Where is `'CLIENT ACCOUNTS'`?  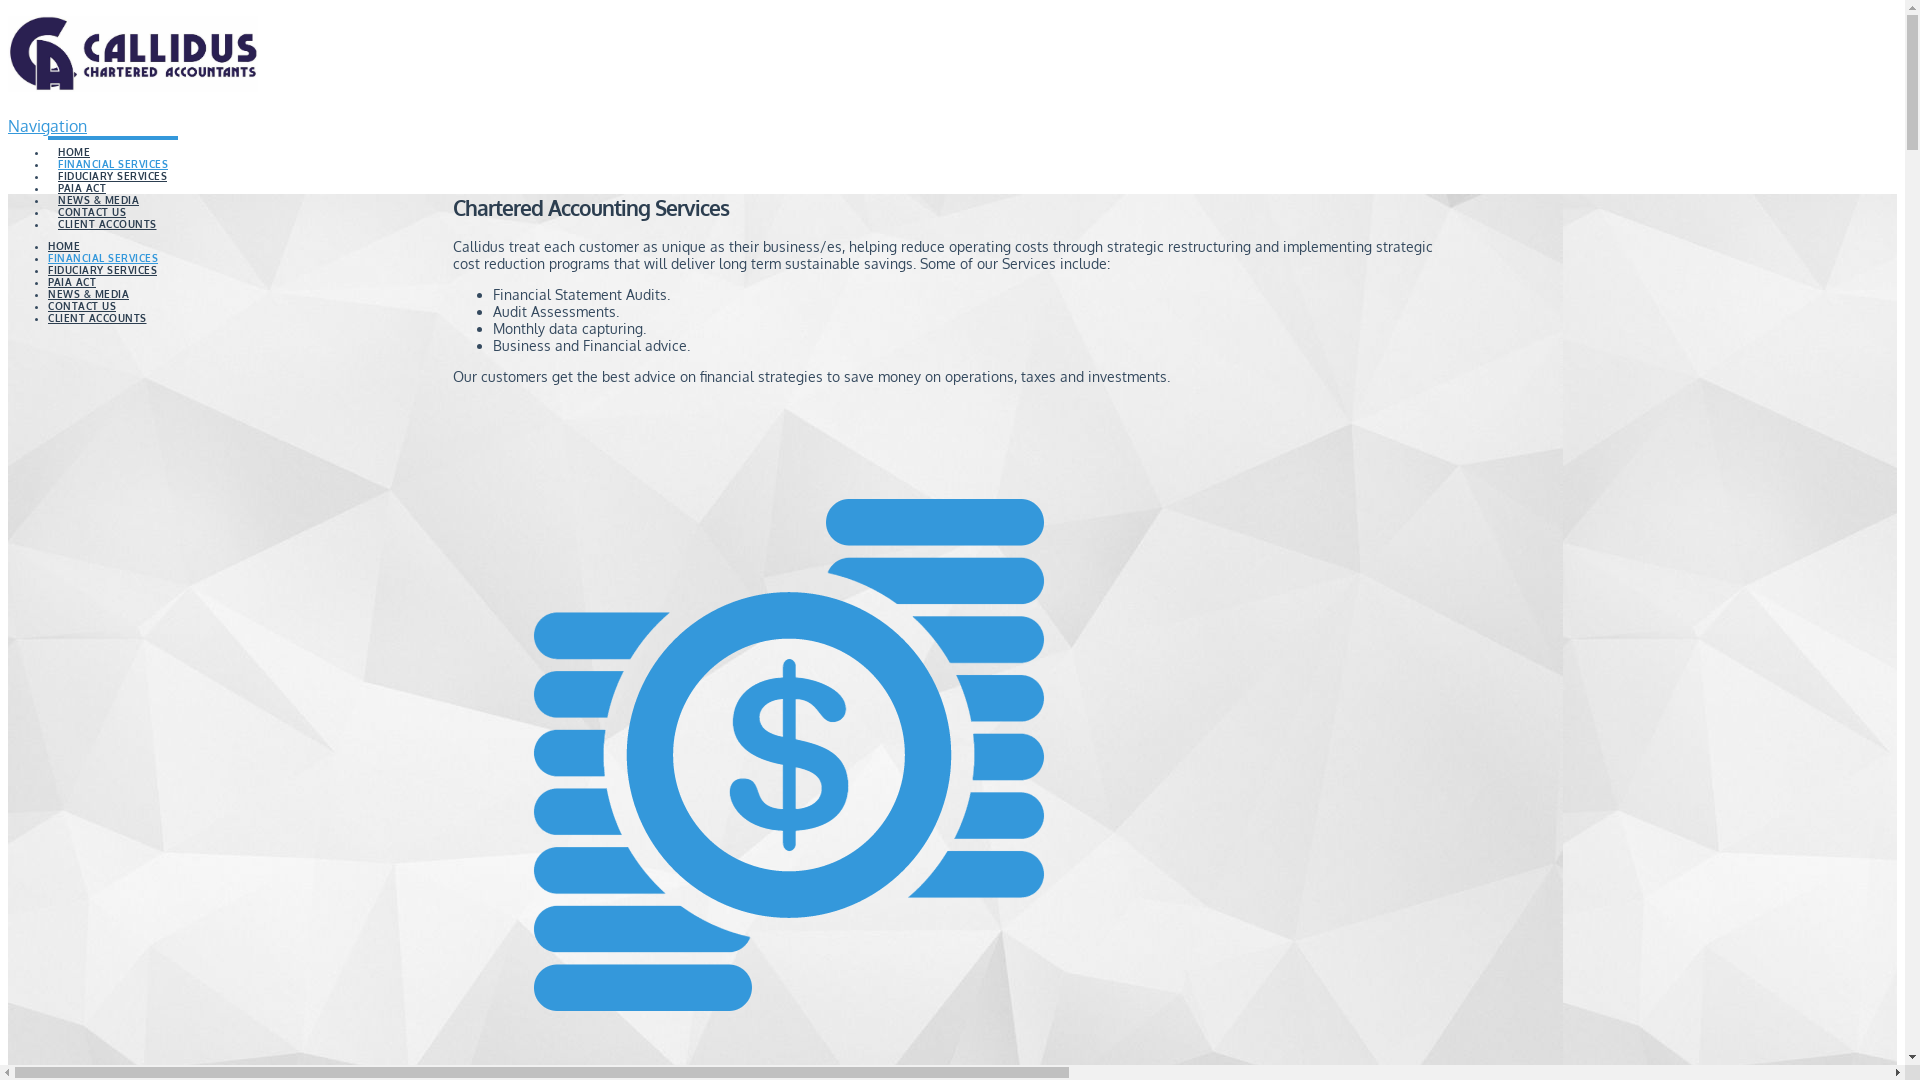 'CLIENT ACCOUNTS' is located at coordinates (105, 212).